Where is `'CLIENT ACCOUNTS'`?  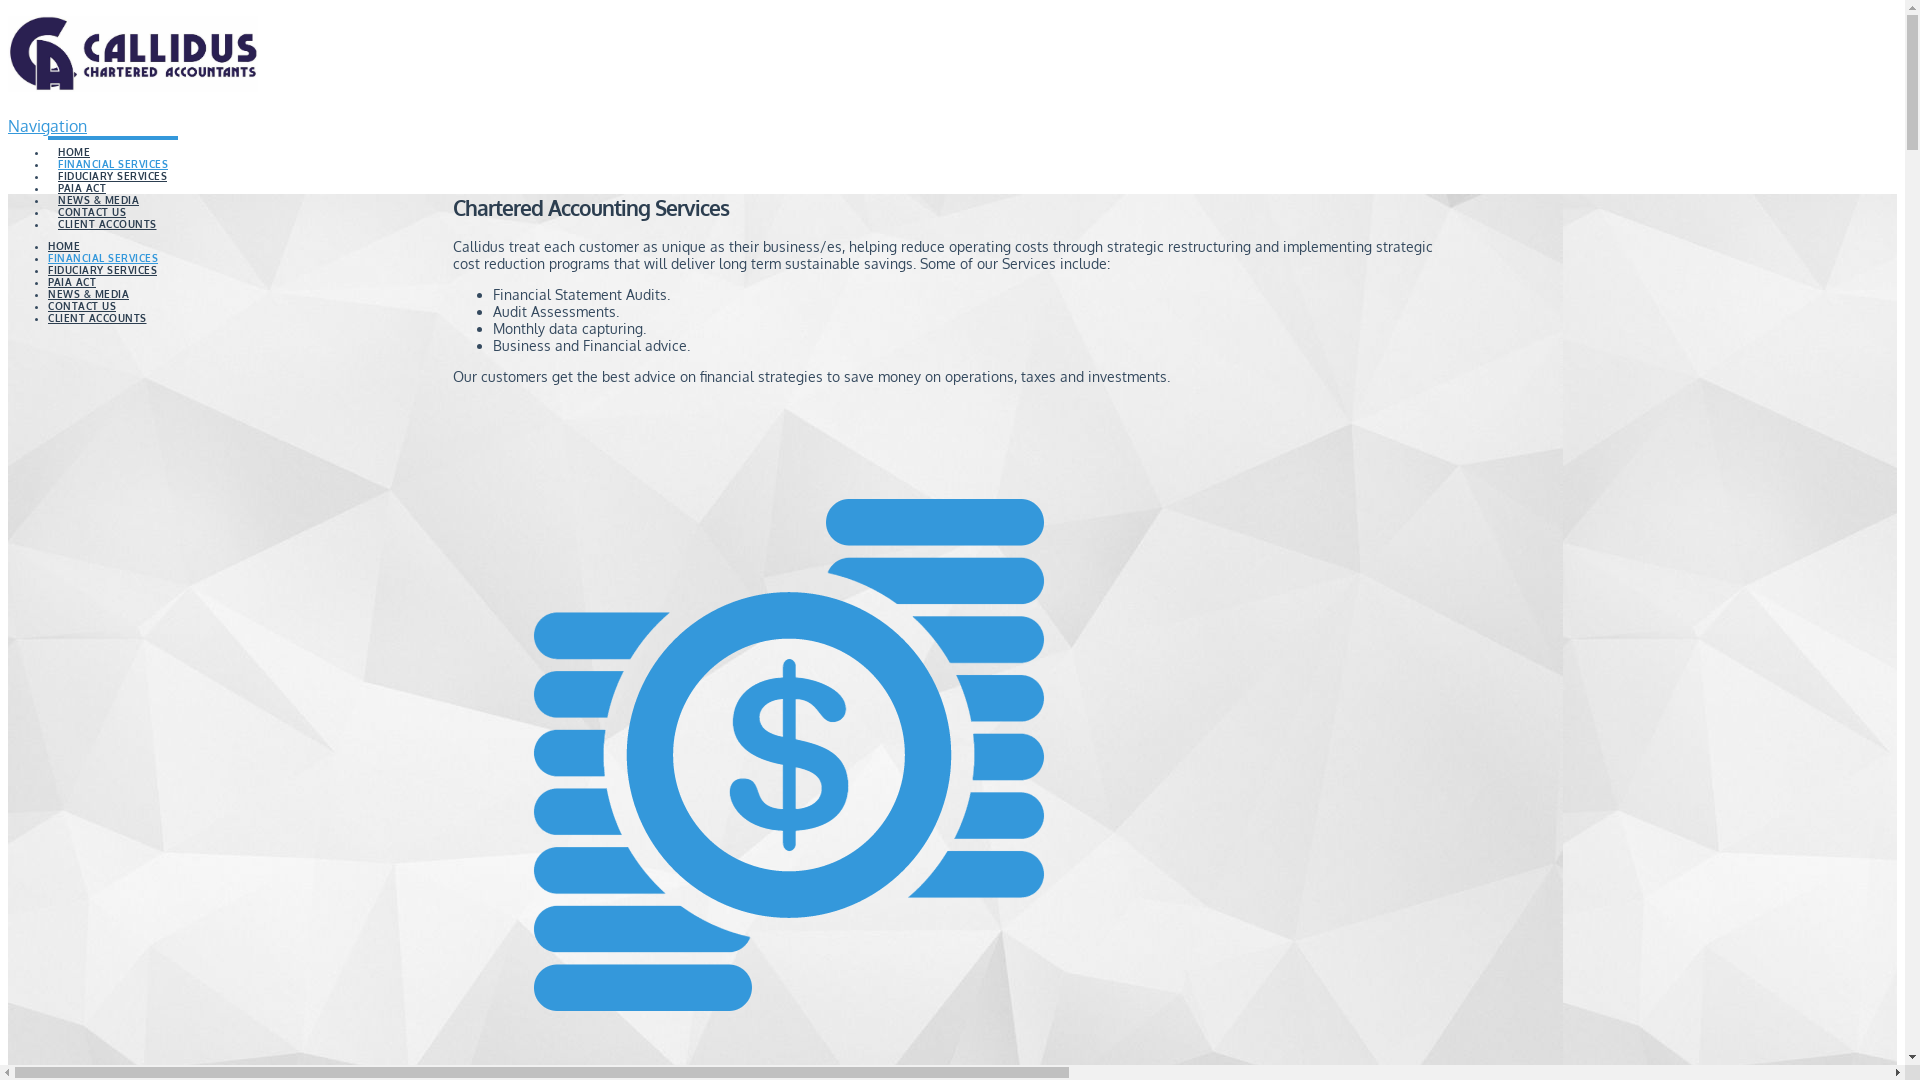 'CLIENT ACCOUNTS' is located at coordinates (105, 212).